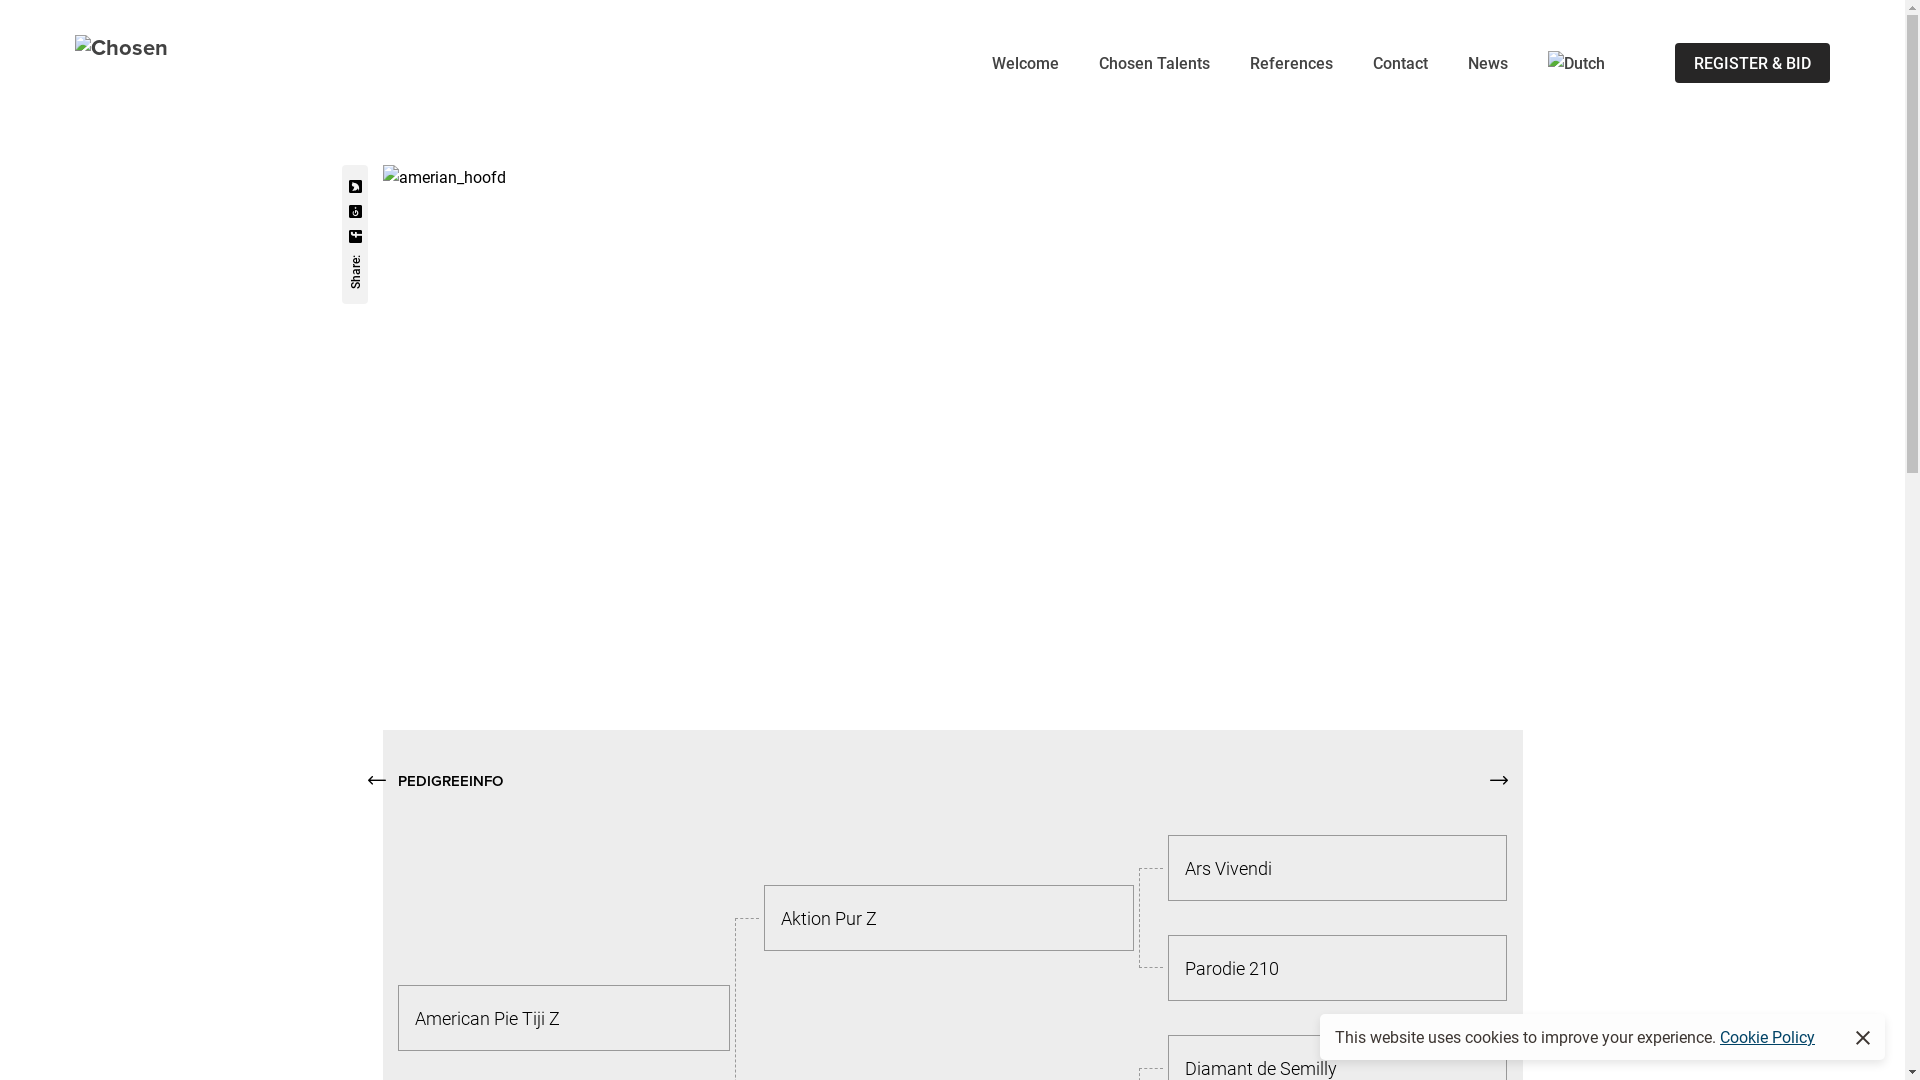 The image size is (1920, 1080). Describe the element at coordinates (442, 176) in the screenshot. I see `'amerian_hoofd'` at that location.